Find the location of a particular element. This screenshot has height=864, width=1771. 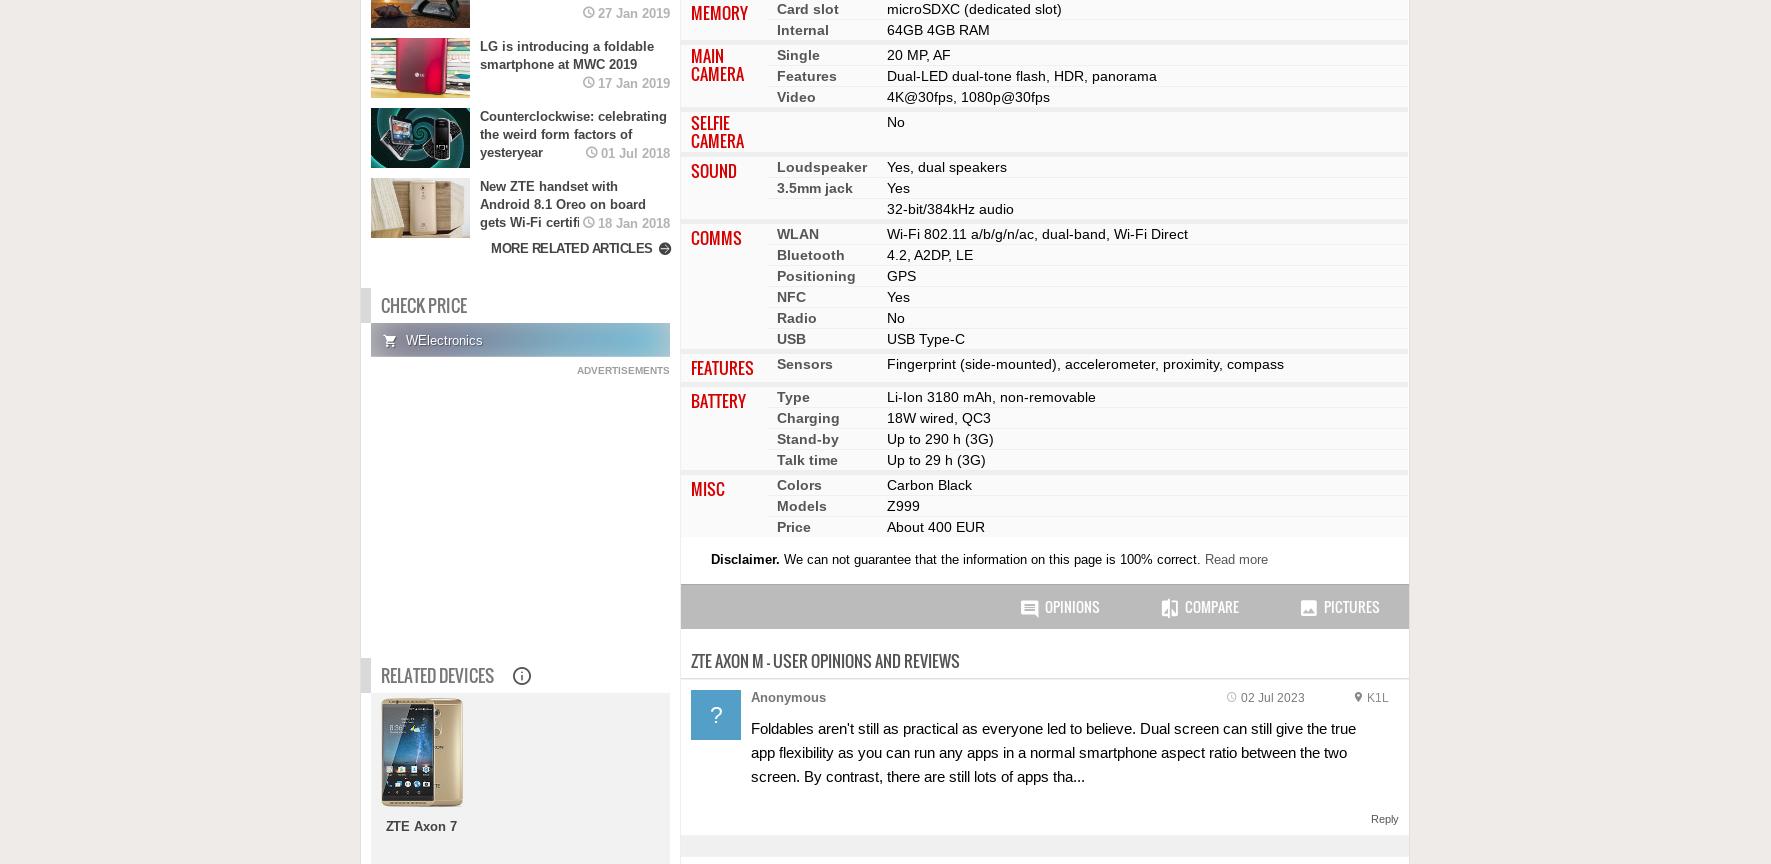

'Counterclockwise: celebrating the weird form factors of yesteryear' is located at coordinates (479, 133).